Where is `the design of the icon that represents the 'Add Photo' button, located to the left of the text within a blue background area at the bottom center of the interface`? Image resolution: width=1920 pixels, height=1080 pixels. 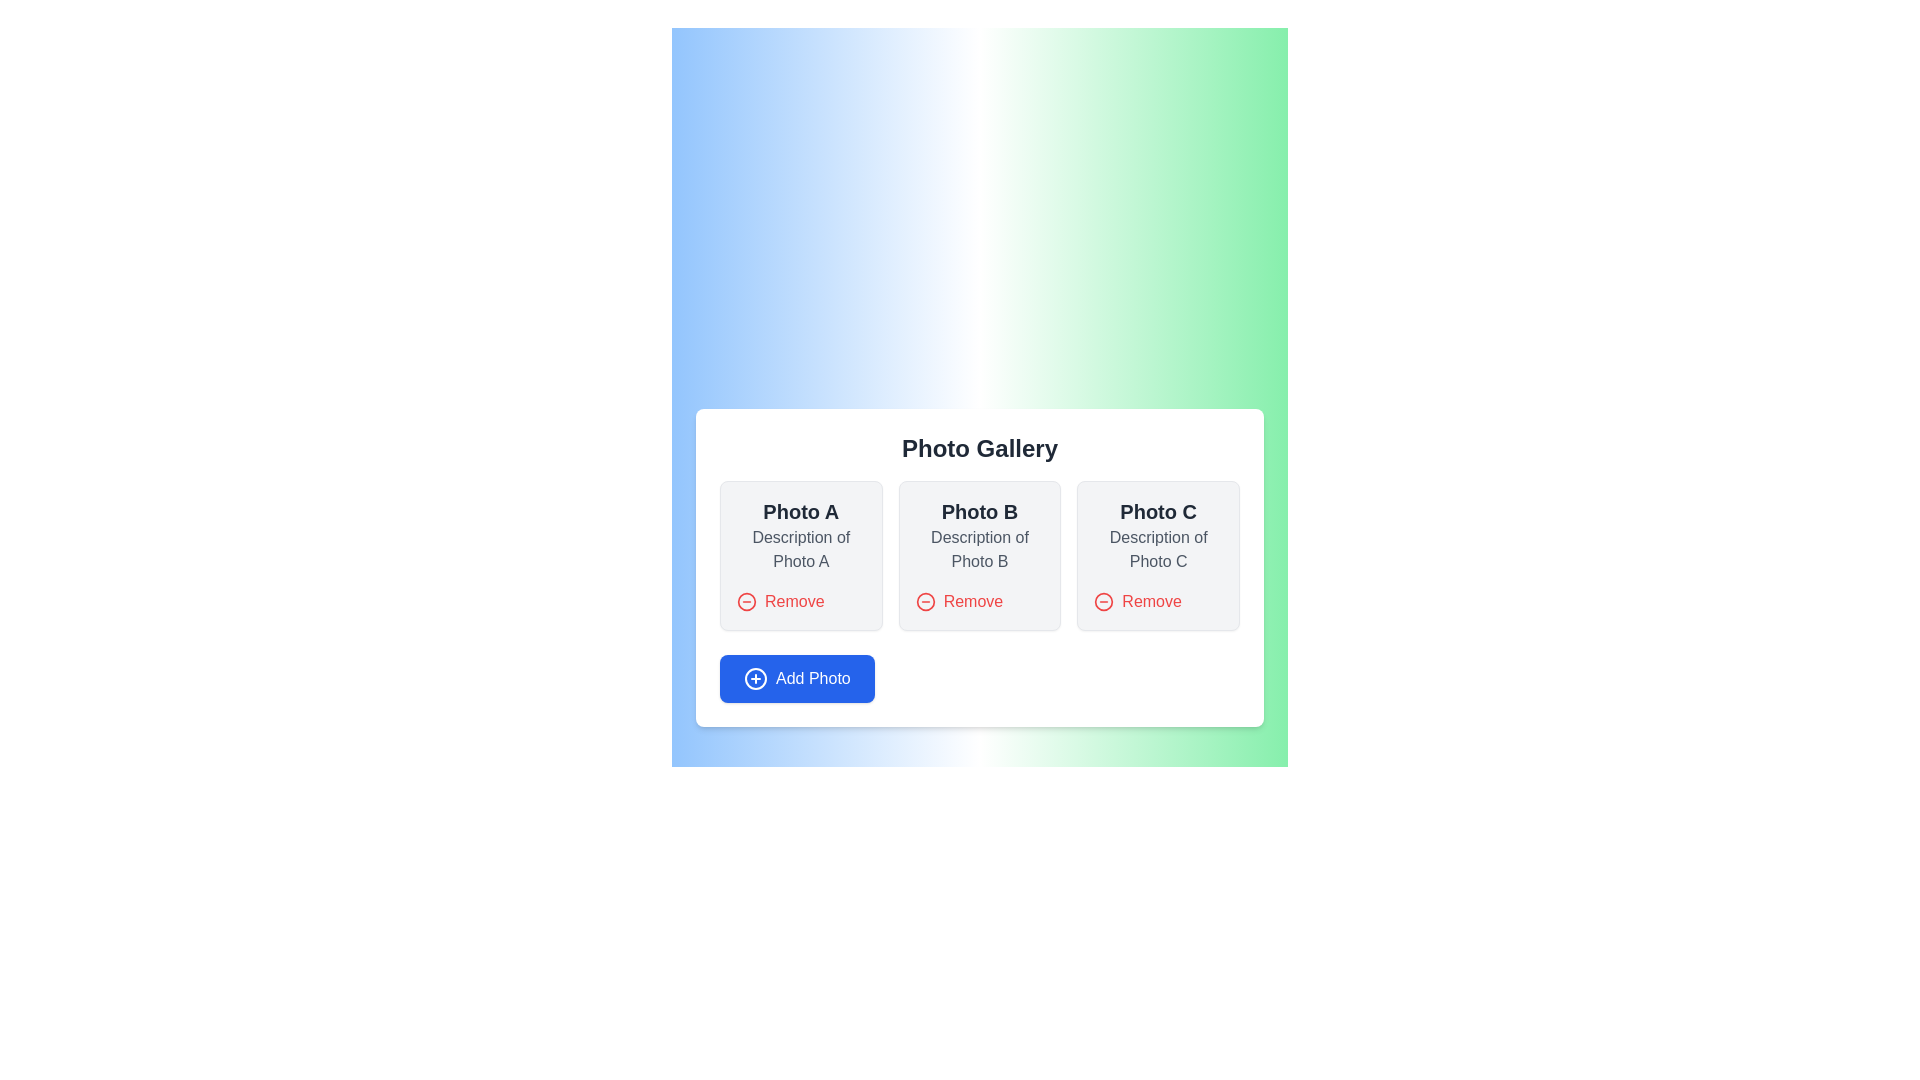 the design of the icon that represents the 'Add Photo' button, located to the left of the text within a blue background area at the bottom center of the interface is located at coordinates (754, 677).